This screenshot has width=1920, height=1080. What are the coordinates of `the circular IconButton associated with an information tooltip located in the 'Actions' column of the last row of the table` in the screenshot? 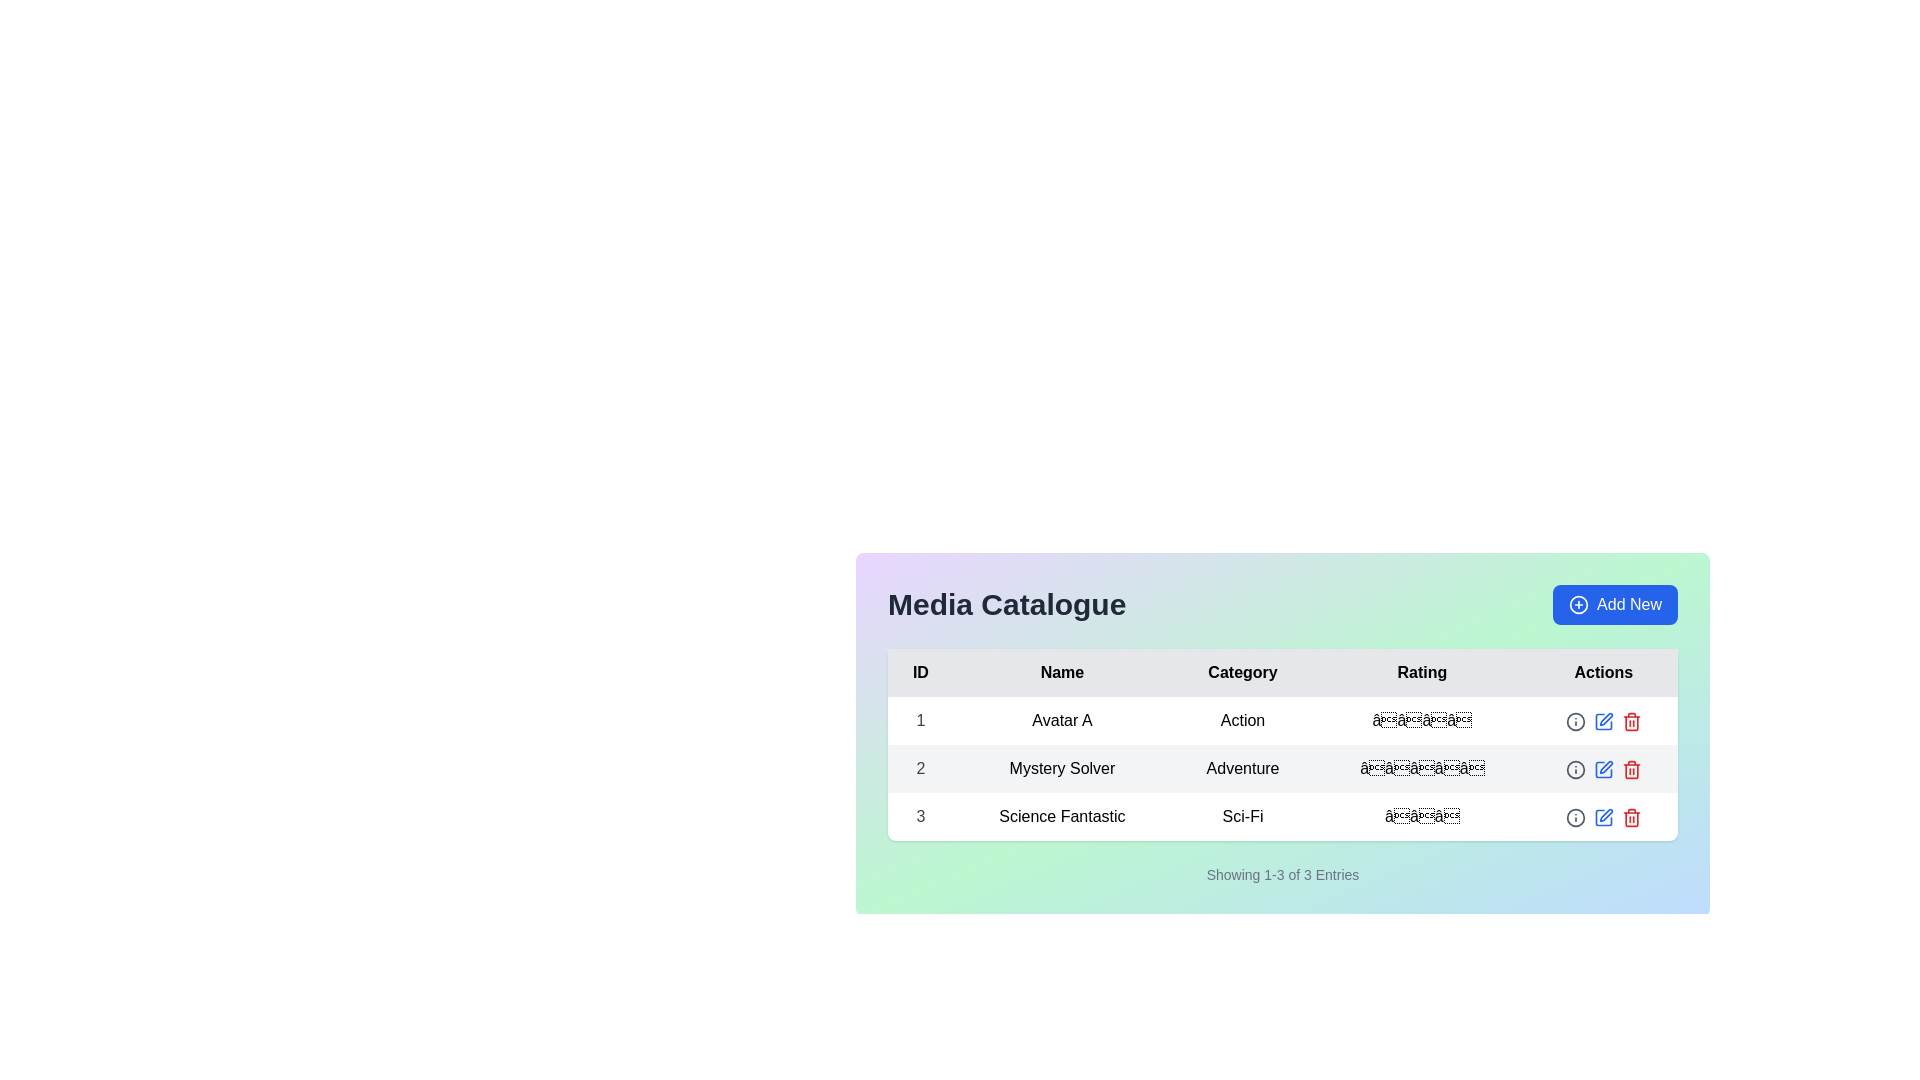 It's located at (1574, 817).